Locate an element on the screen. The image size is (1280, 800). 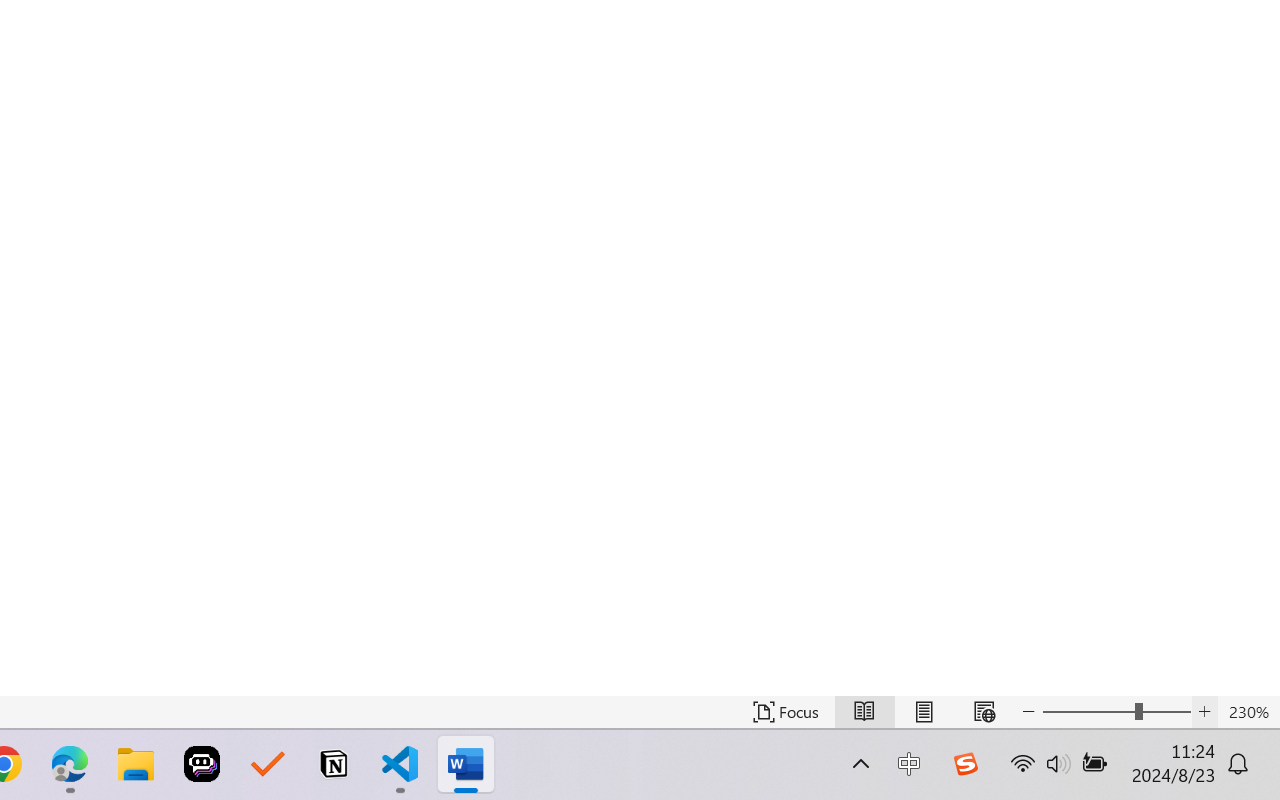
'Decrease Text Size' is located at coordinates (1029, 711).